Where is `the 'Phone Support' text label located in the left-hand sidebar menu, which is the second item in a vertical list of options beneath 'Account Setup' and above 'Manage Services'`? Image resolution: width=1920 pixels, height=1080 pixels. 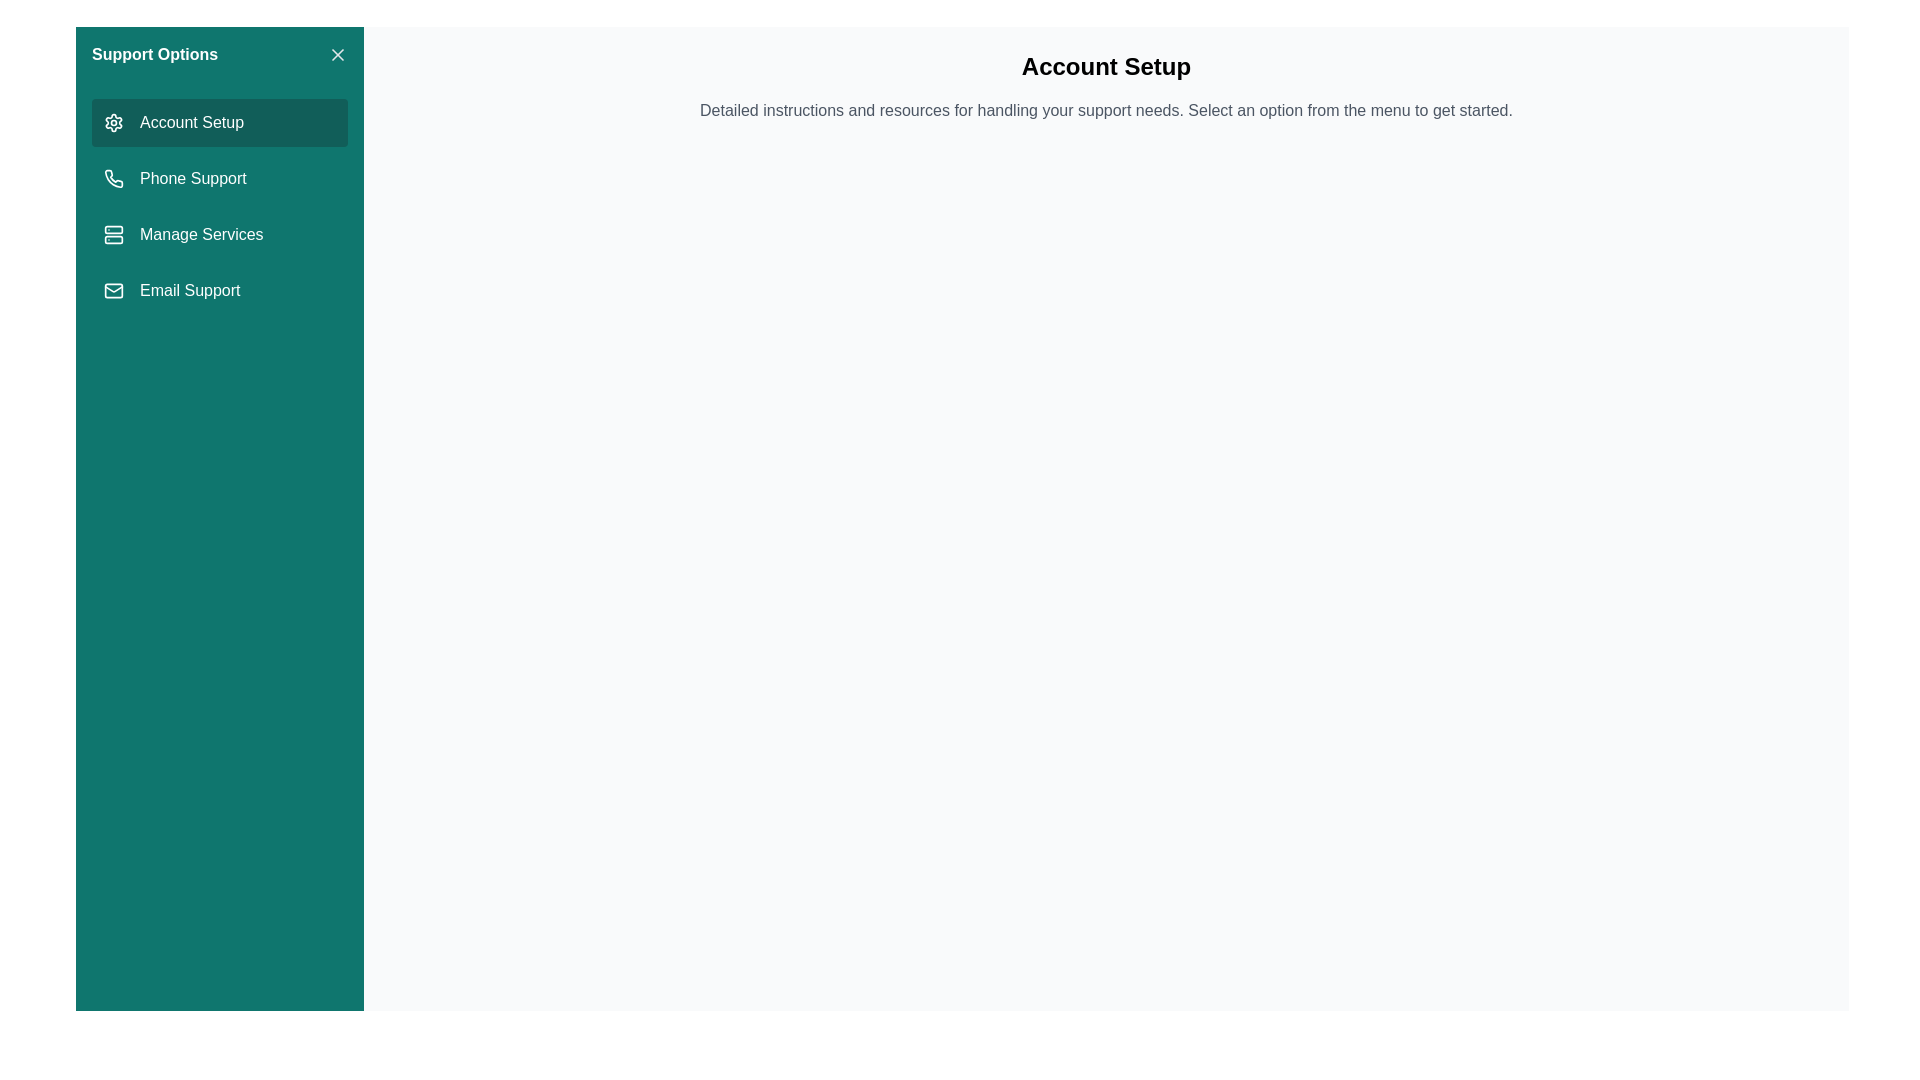
the 'Phone Support' text label located in the left-hand sidebar menu, which is the second item in a vertical list of options beneath 'Account Setup' and above 'Manage Services' is located at coordinates (193, 177).